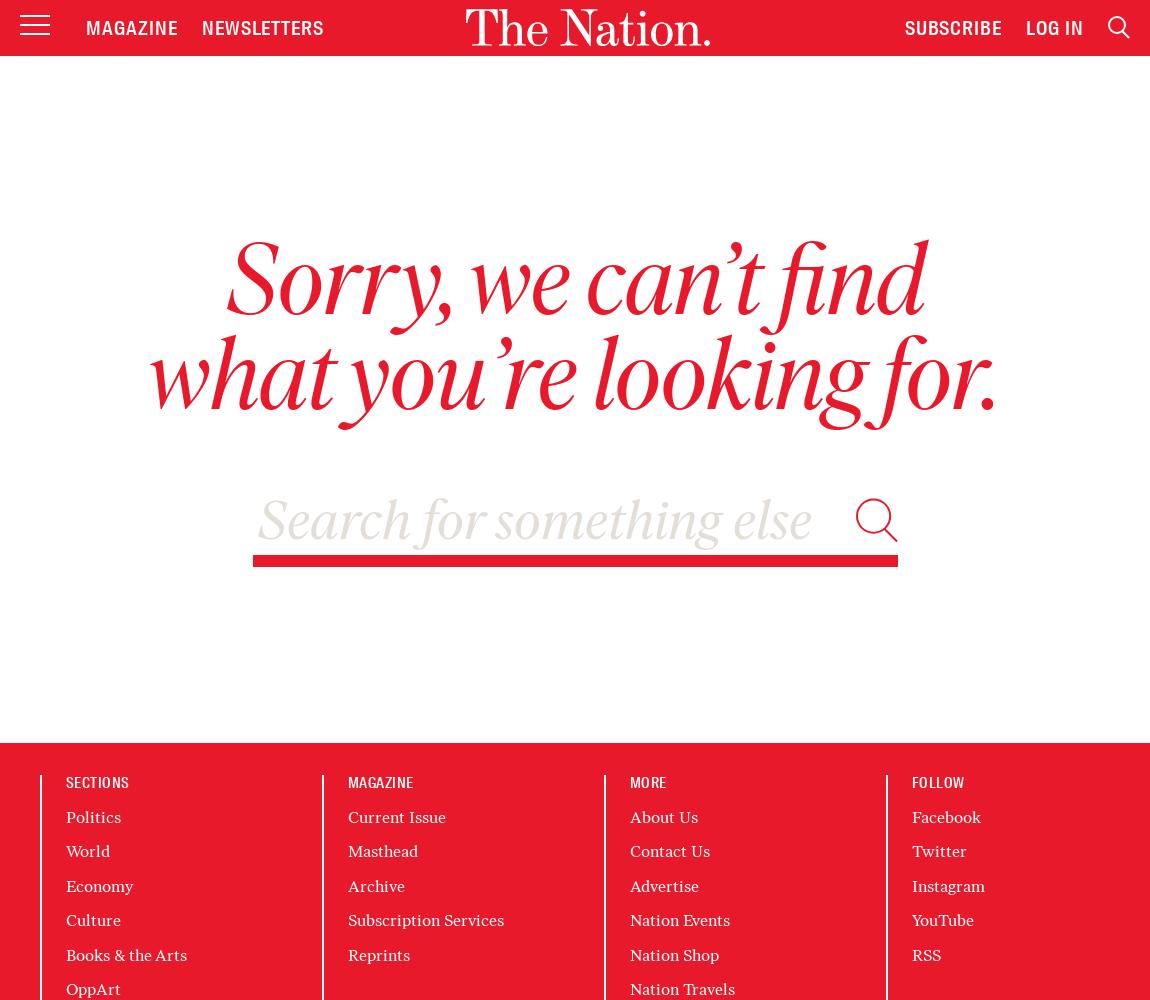  I want to click on 'Nation Events', so click(678, 920).